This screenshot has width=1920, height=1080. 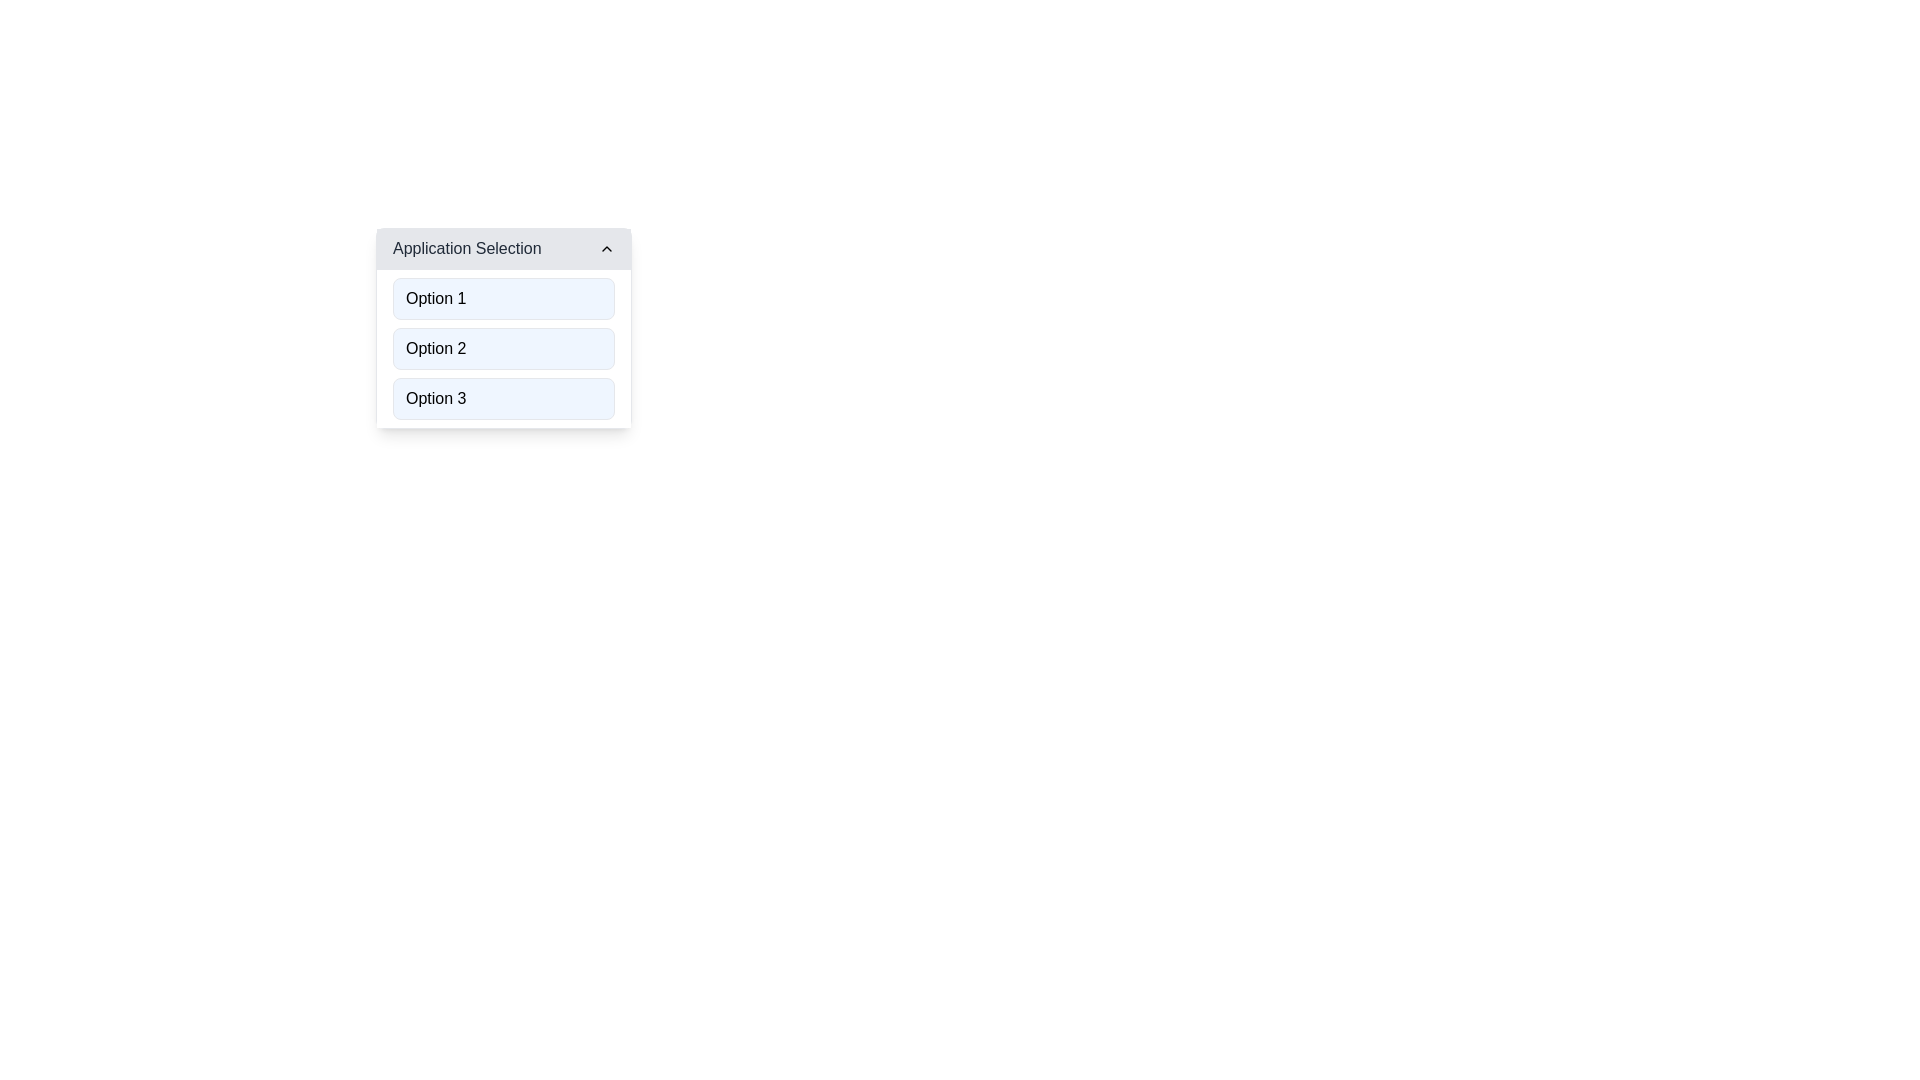 What do you see at coordinates (504, 347) in the screenshot?
I see `the second selectable option in the 'Application Selection' dropdown` at bounding box center [504, 347].